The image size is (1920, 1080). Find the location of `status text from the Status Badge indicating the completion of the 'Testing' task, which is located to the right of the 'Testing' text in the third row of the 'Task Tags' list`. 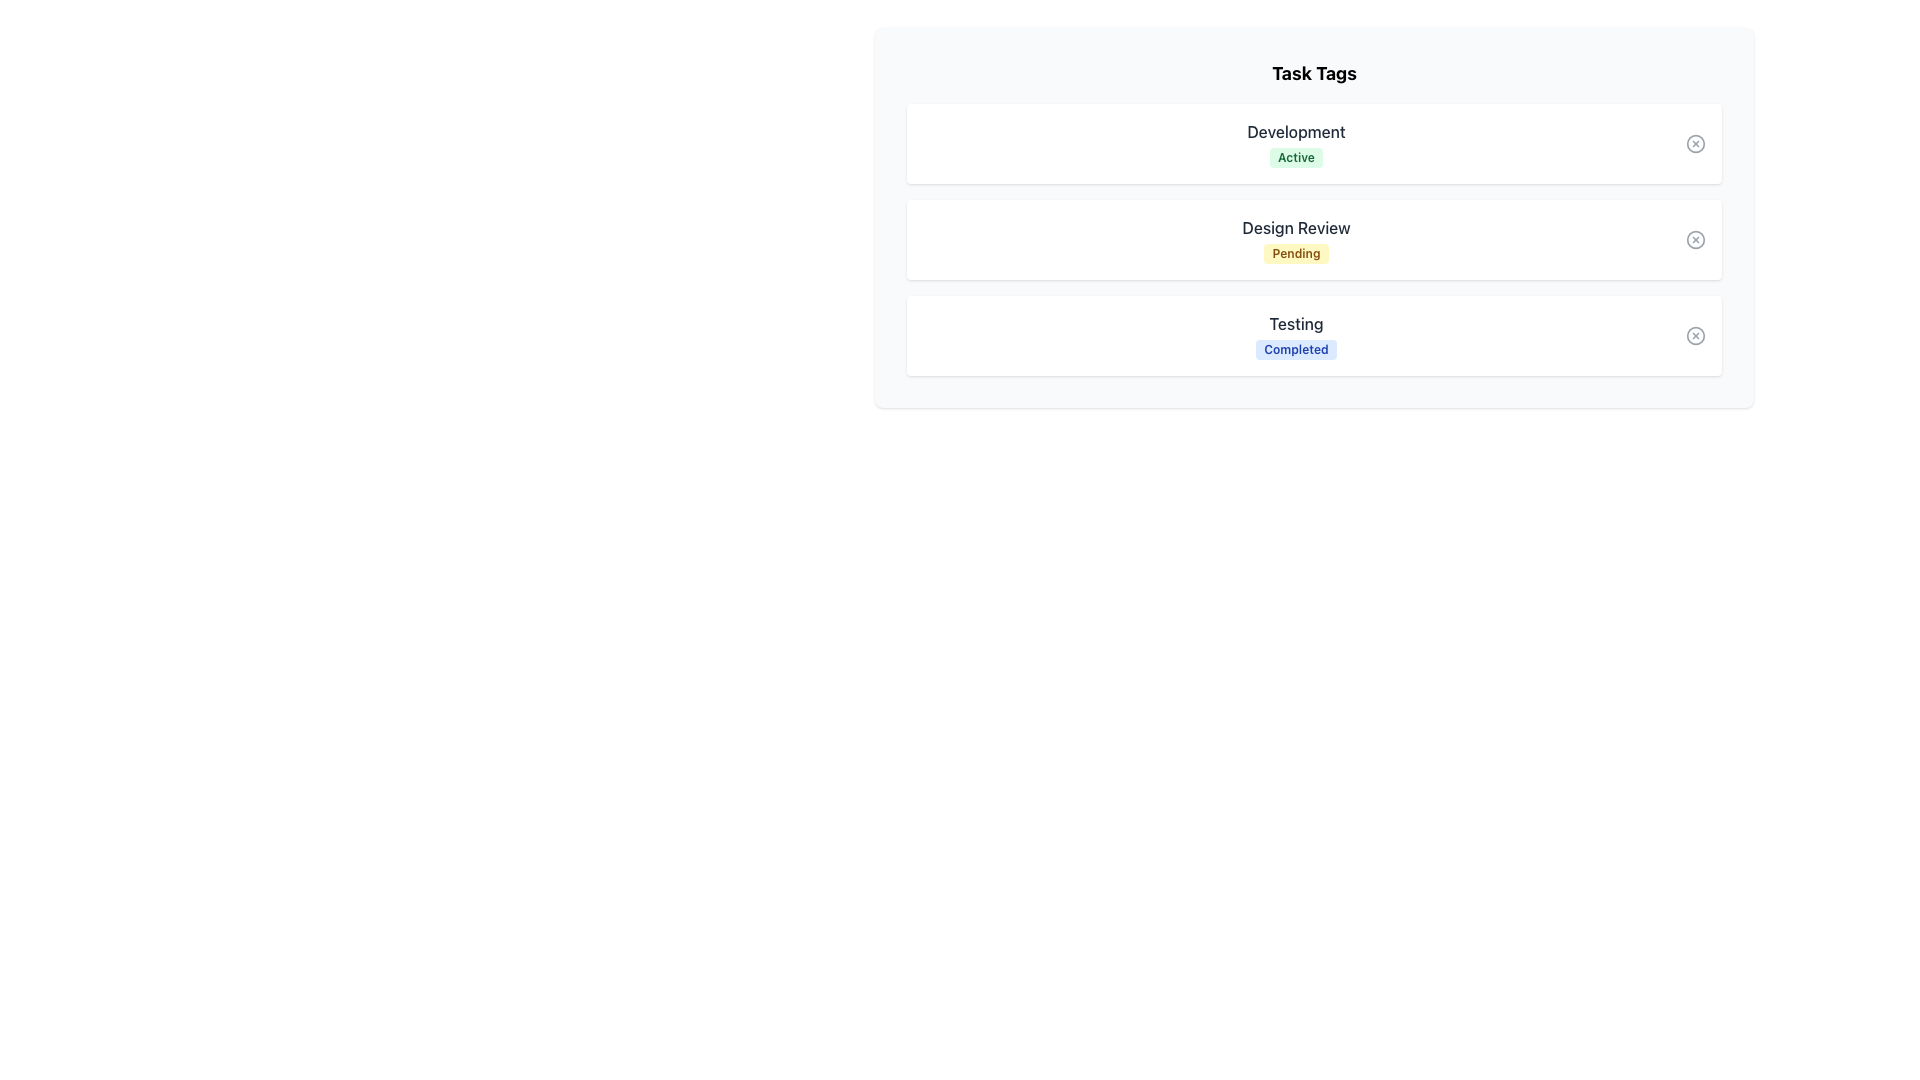

status text from the Status Badge indicating the completion of the 'Testing' task, which is located to the right of the 'Testing' text in the third row of the 'Task Tags' list is located at coordinates (1296, 349).